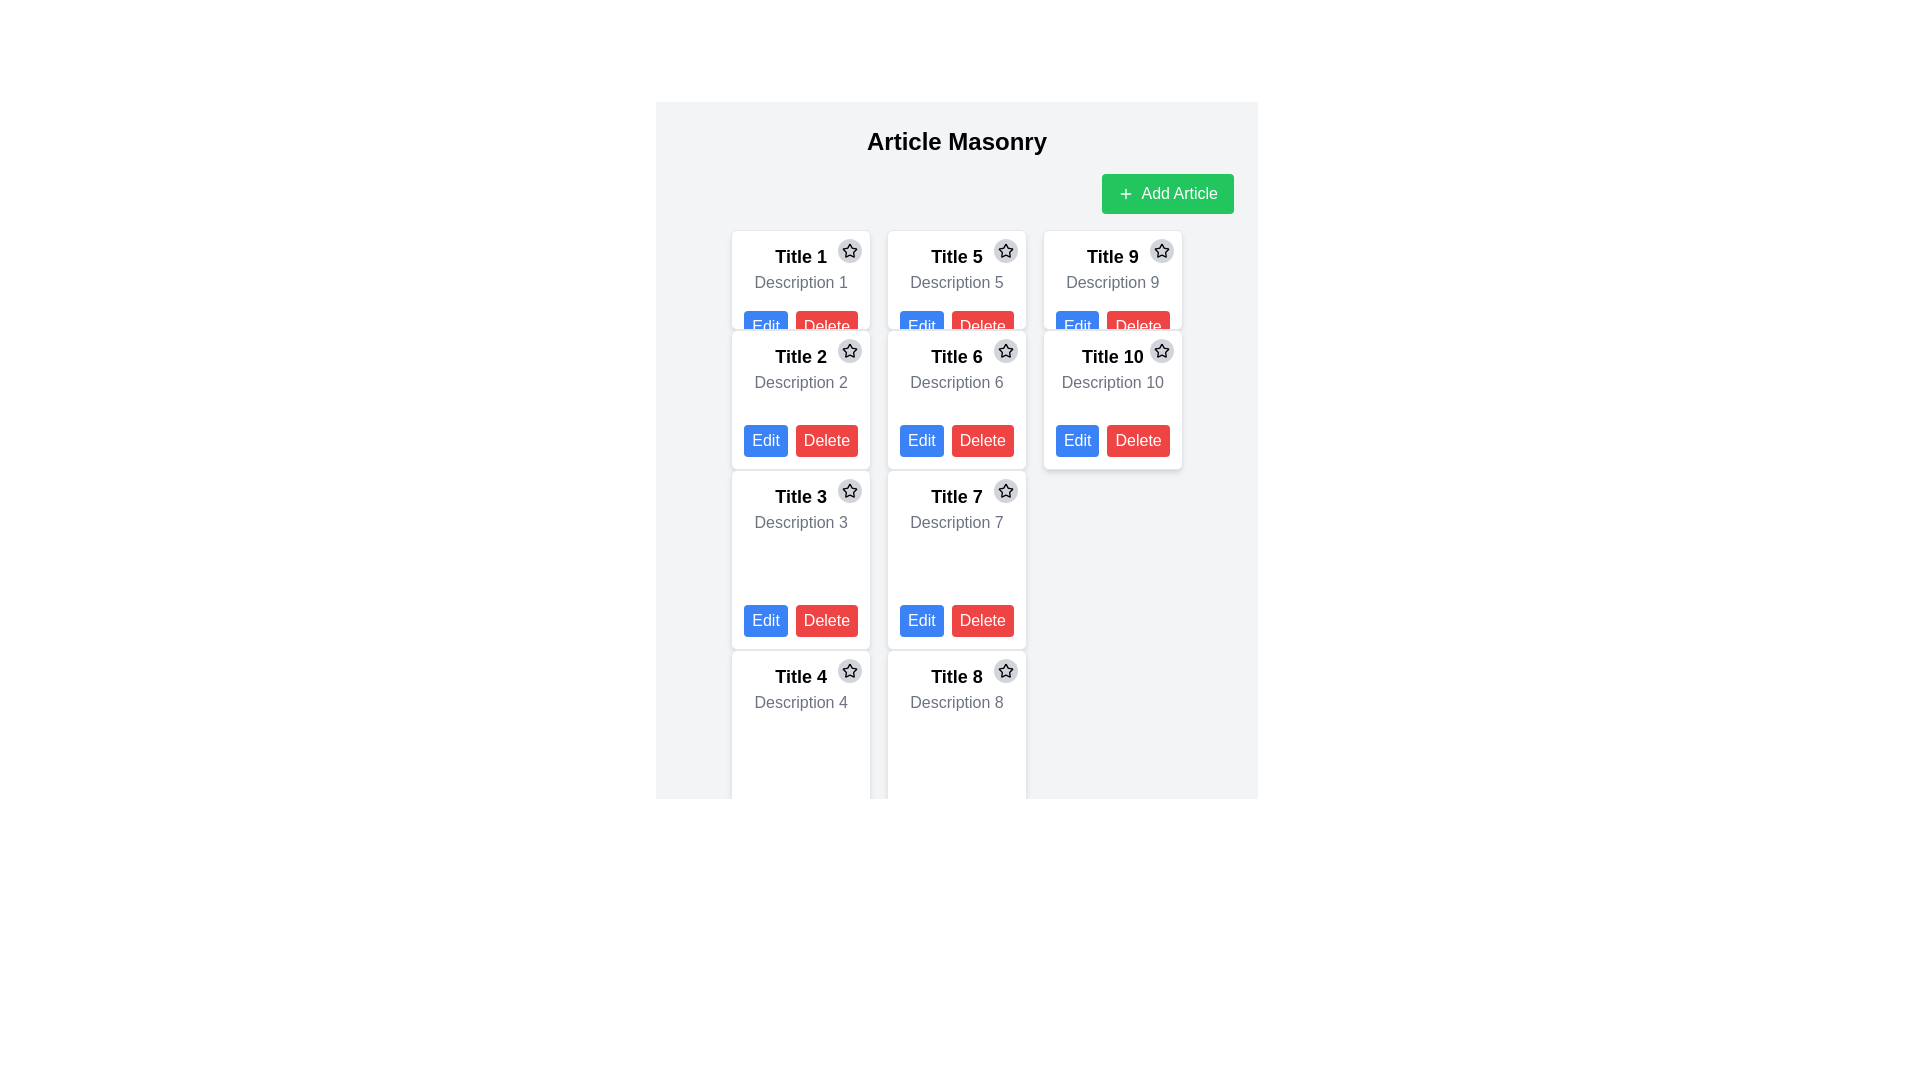 The image size is (1920, 1080). What do you see at coordinates (955, 400) in the screenshot?
I see `the card component with the title 'Title 6' and description 'Description 6'` at bounding box center [955, 400].